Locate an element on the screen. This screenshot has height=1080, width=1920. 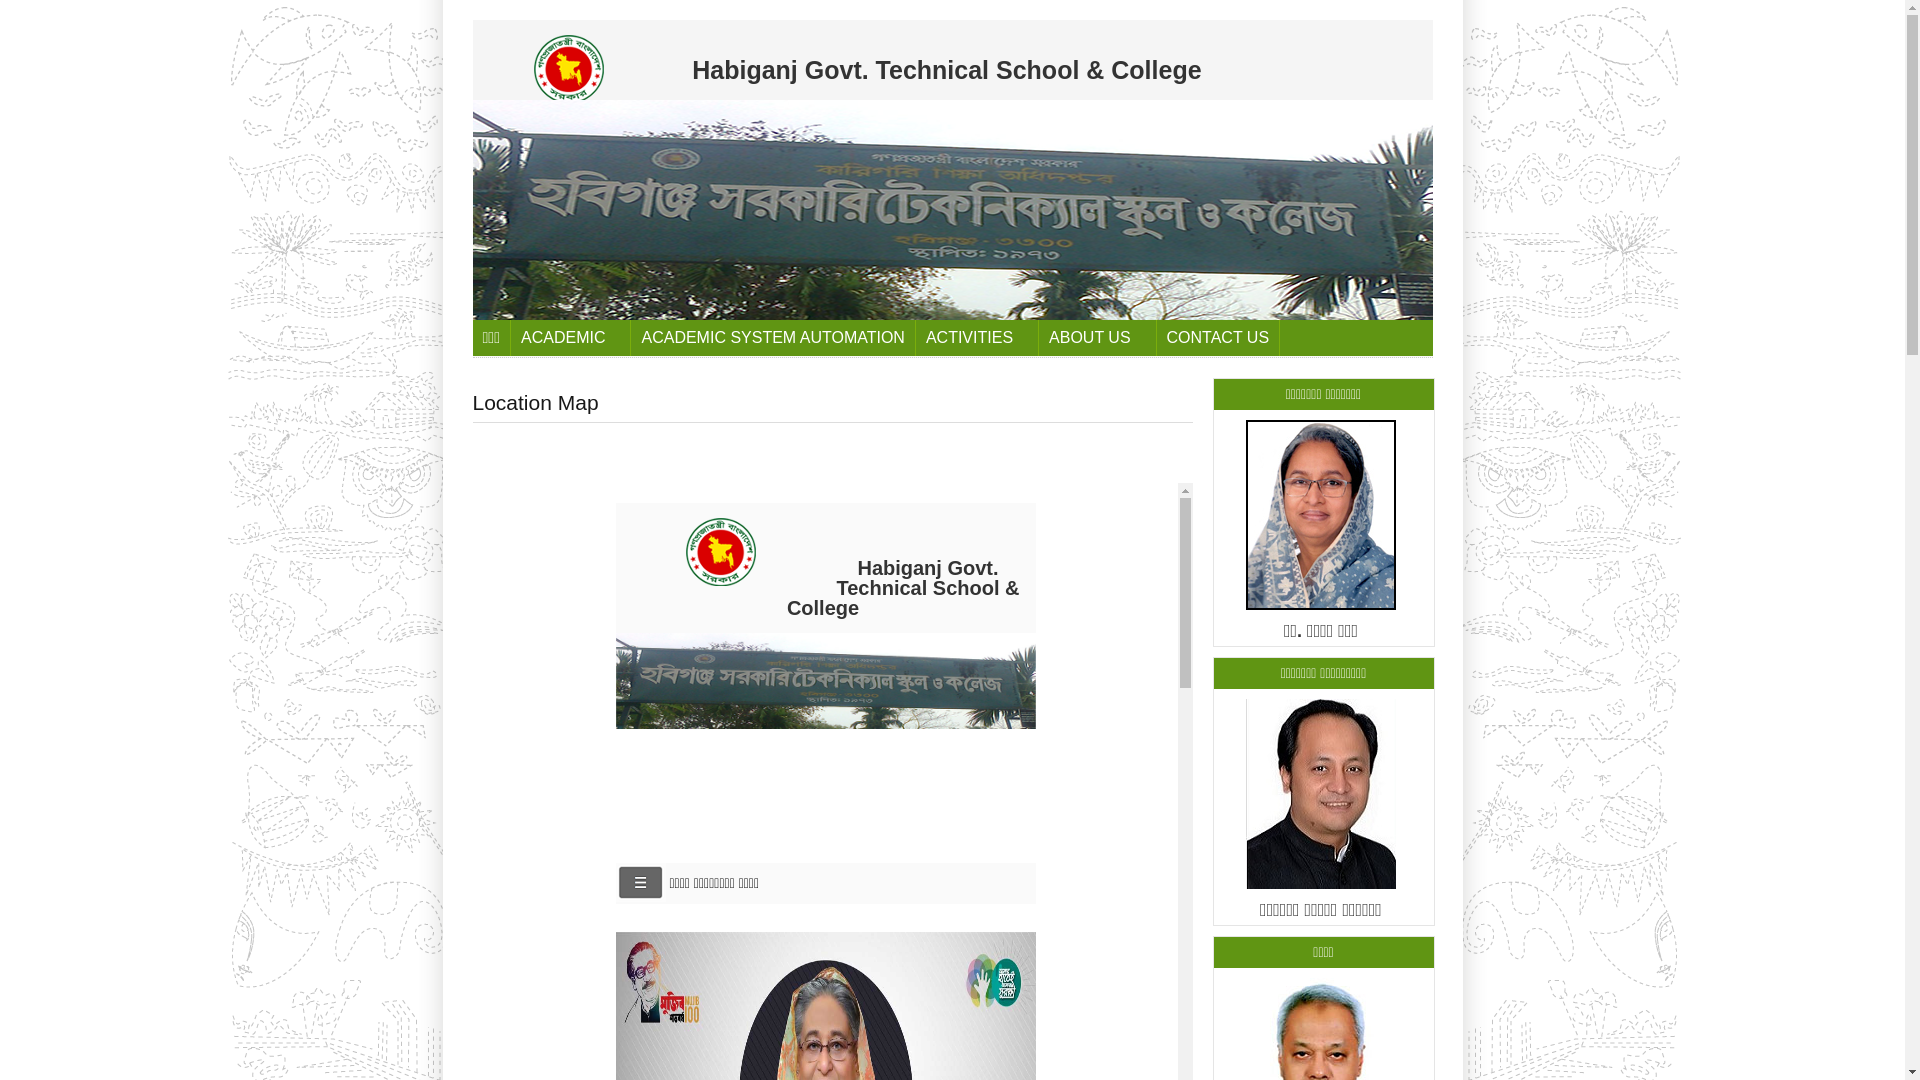
'ACADEMIC SYSTEM AUTOMATION' is located at coordinates (771, 337).